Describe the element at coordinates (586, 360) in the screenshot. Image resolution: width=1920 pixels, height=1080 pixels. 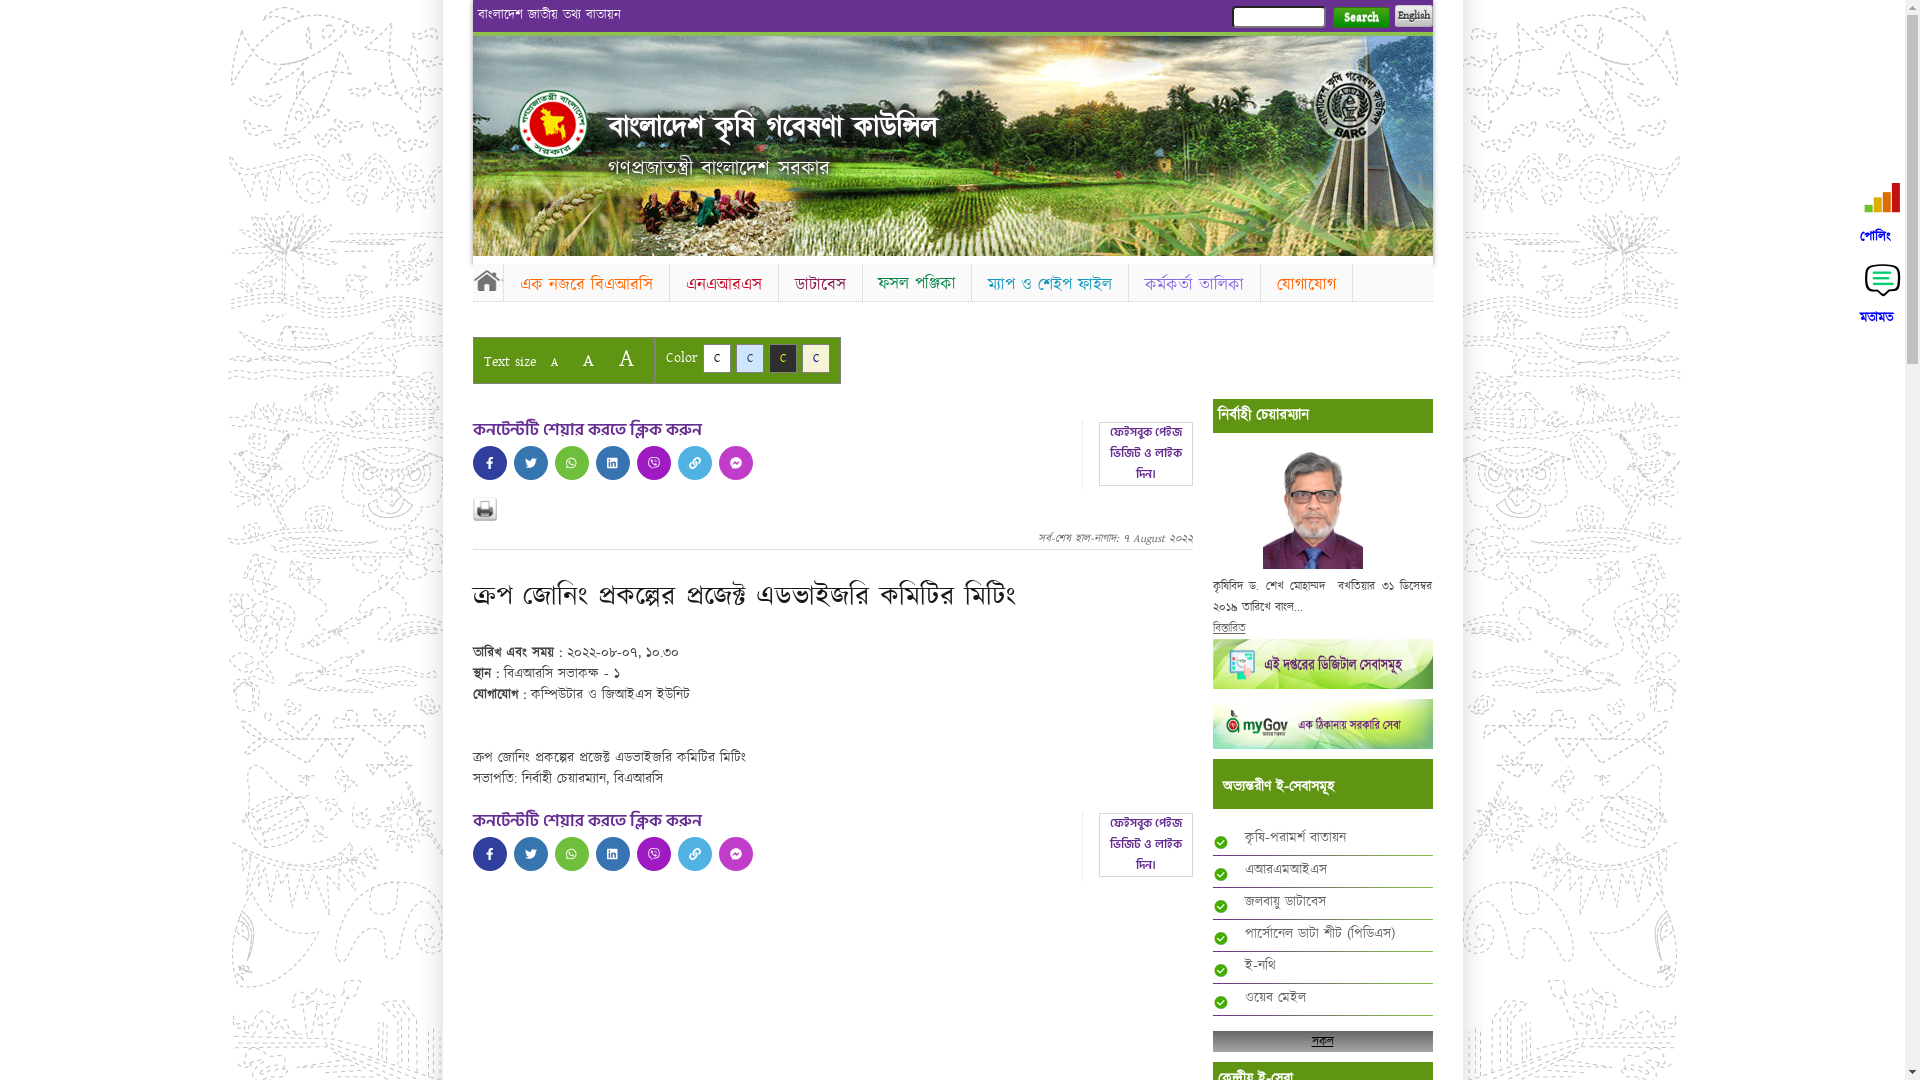
I see `'A'` at that location.